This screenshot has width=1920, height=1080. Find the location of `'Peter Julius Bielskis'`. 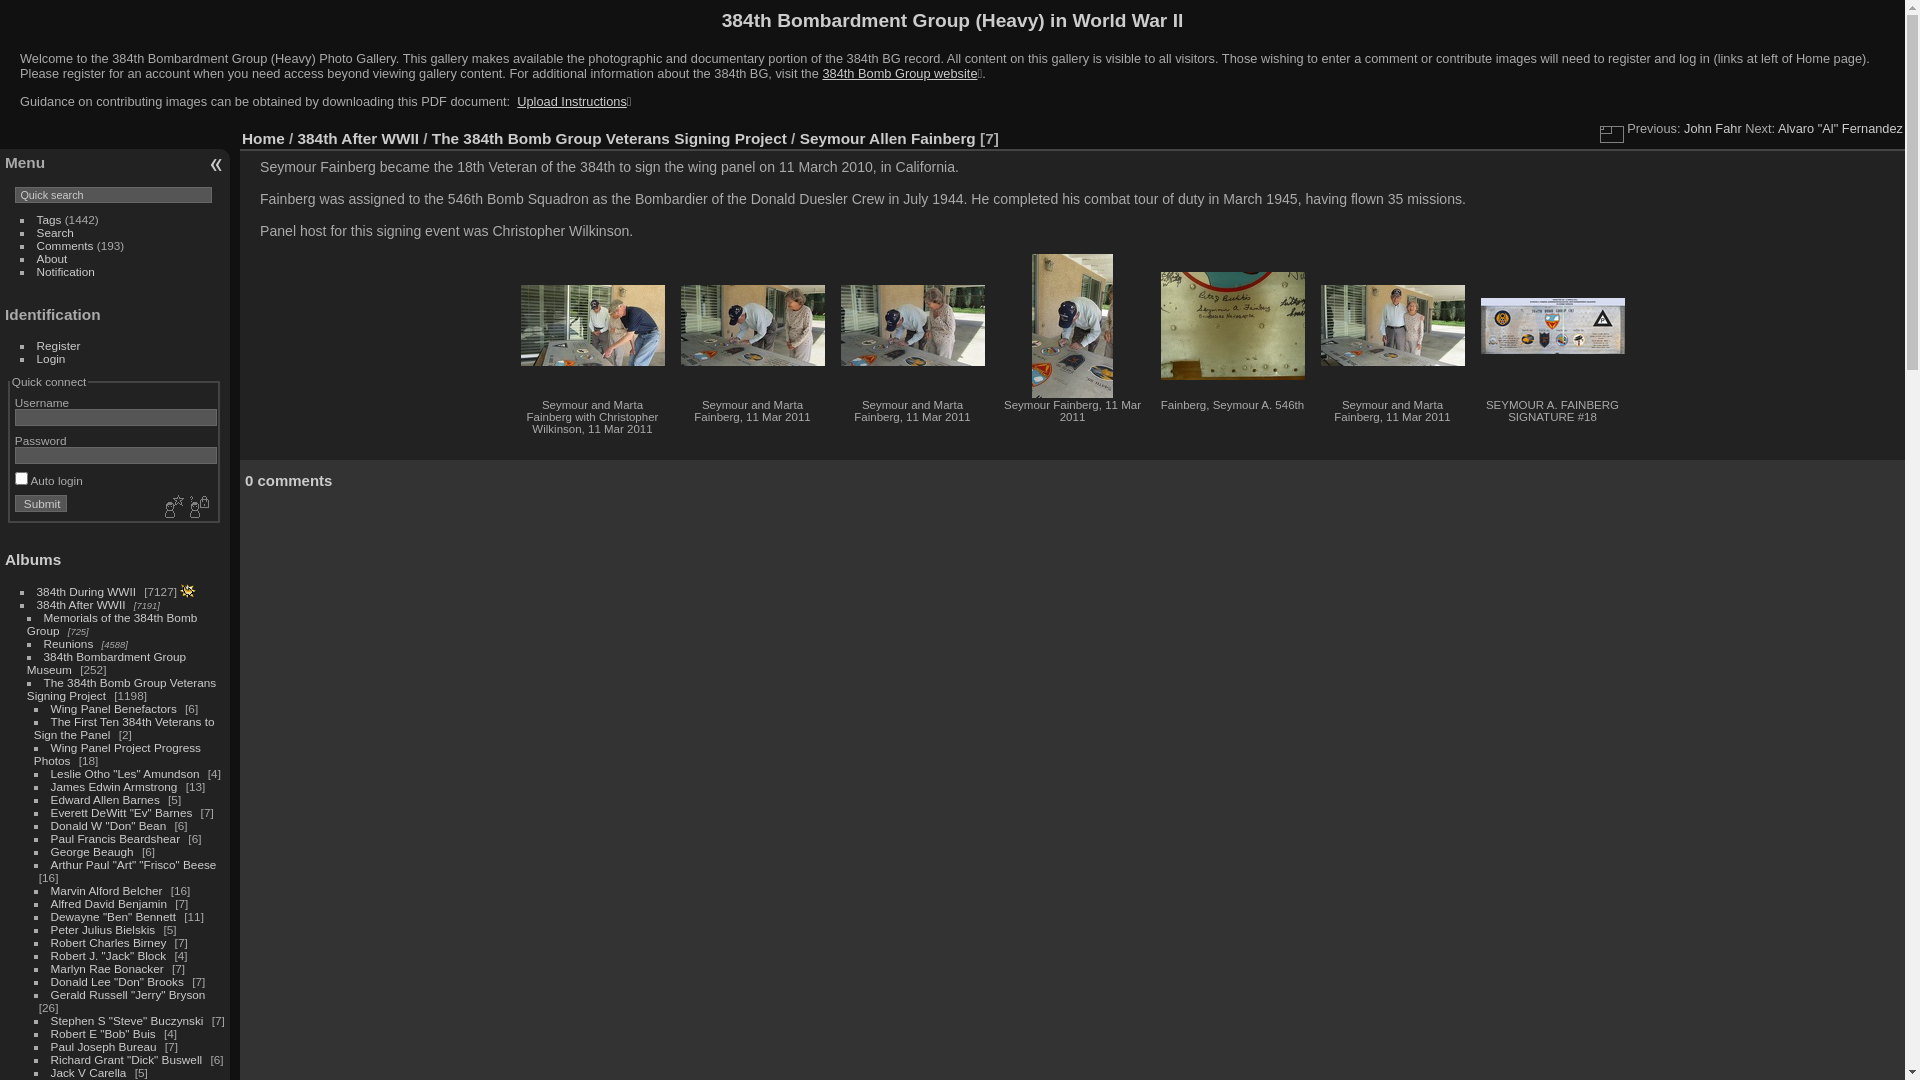

'Peter Julius Bielskis' is located at coordinates (102, 929).